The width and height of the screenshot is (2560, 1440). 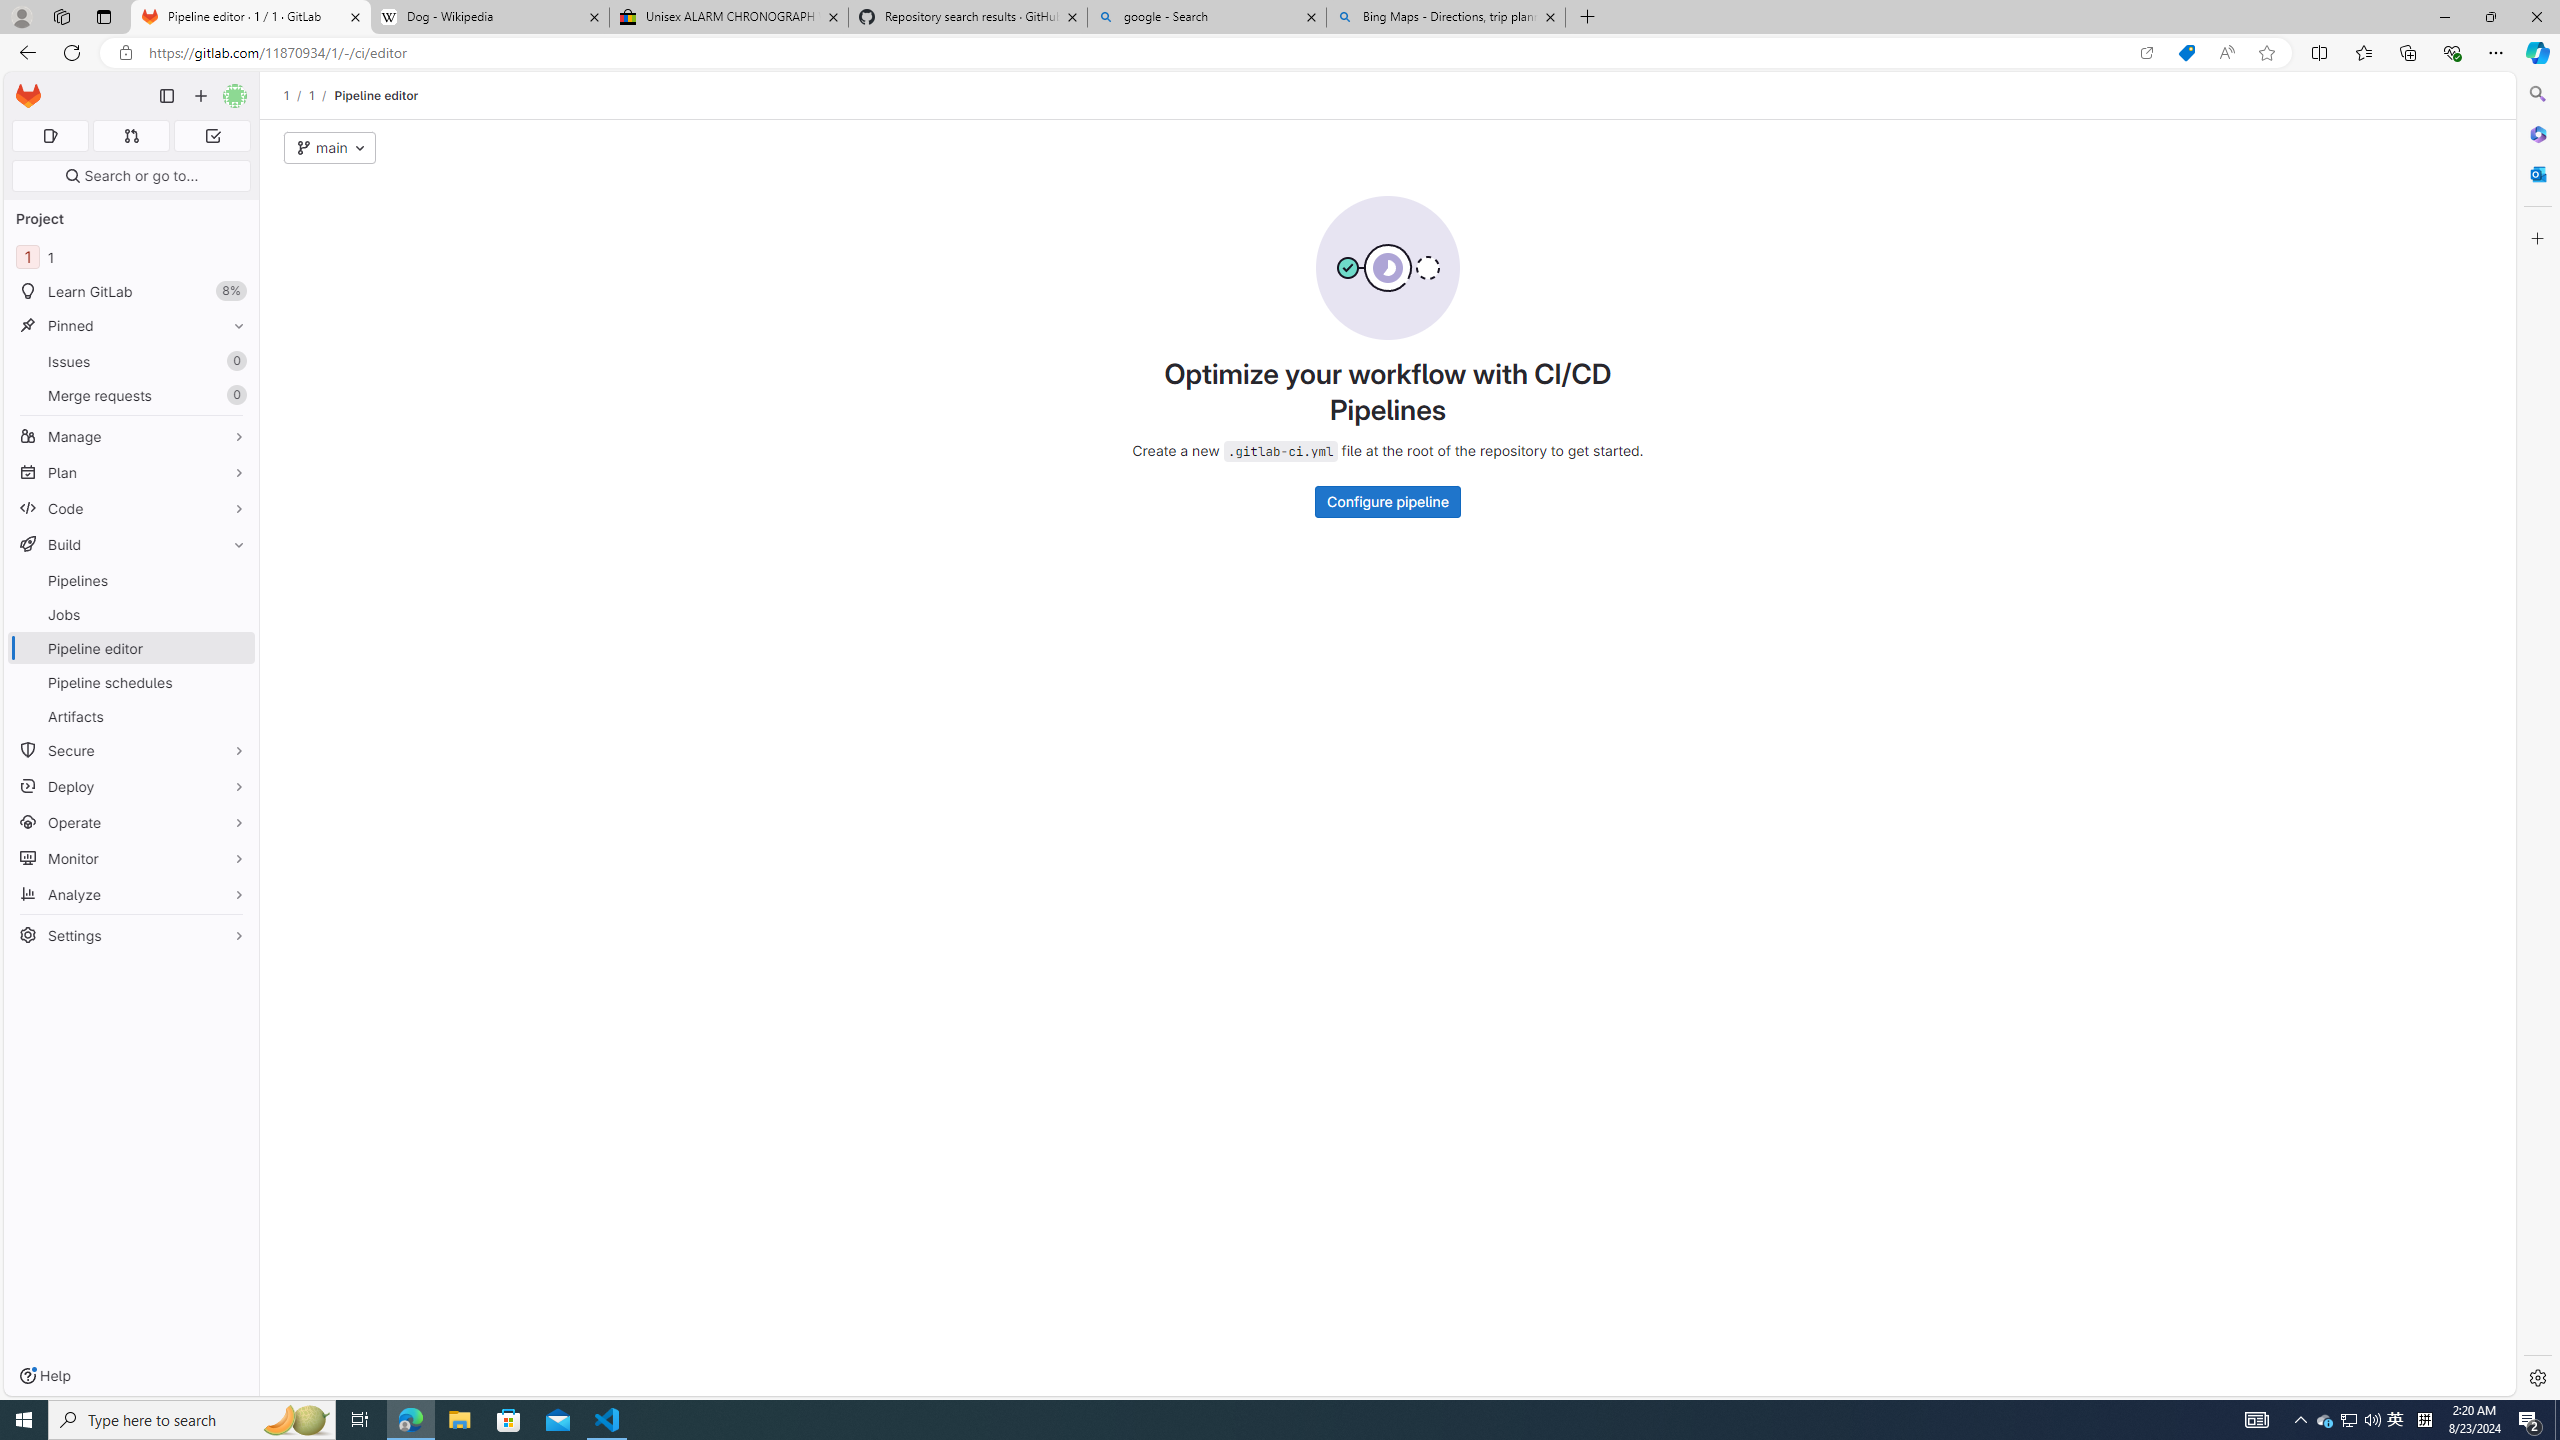 What do you see at coordinates (130, 750) in the screenshot?
I see `'Secure'` at bounding box center [130, 750].